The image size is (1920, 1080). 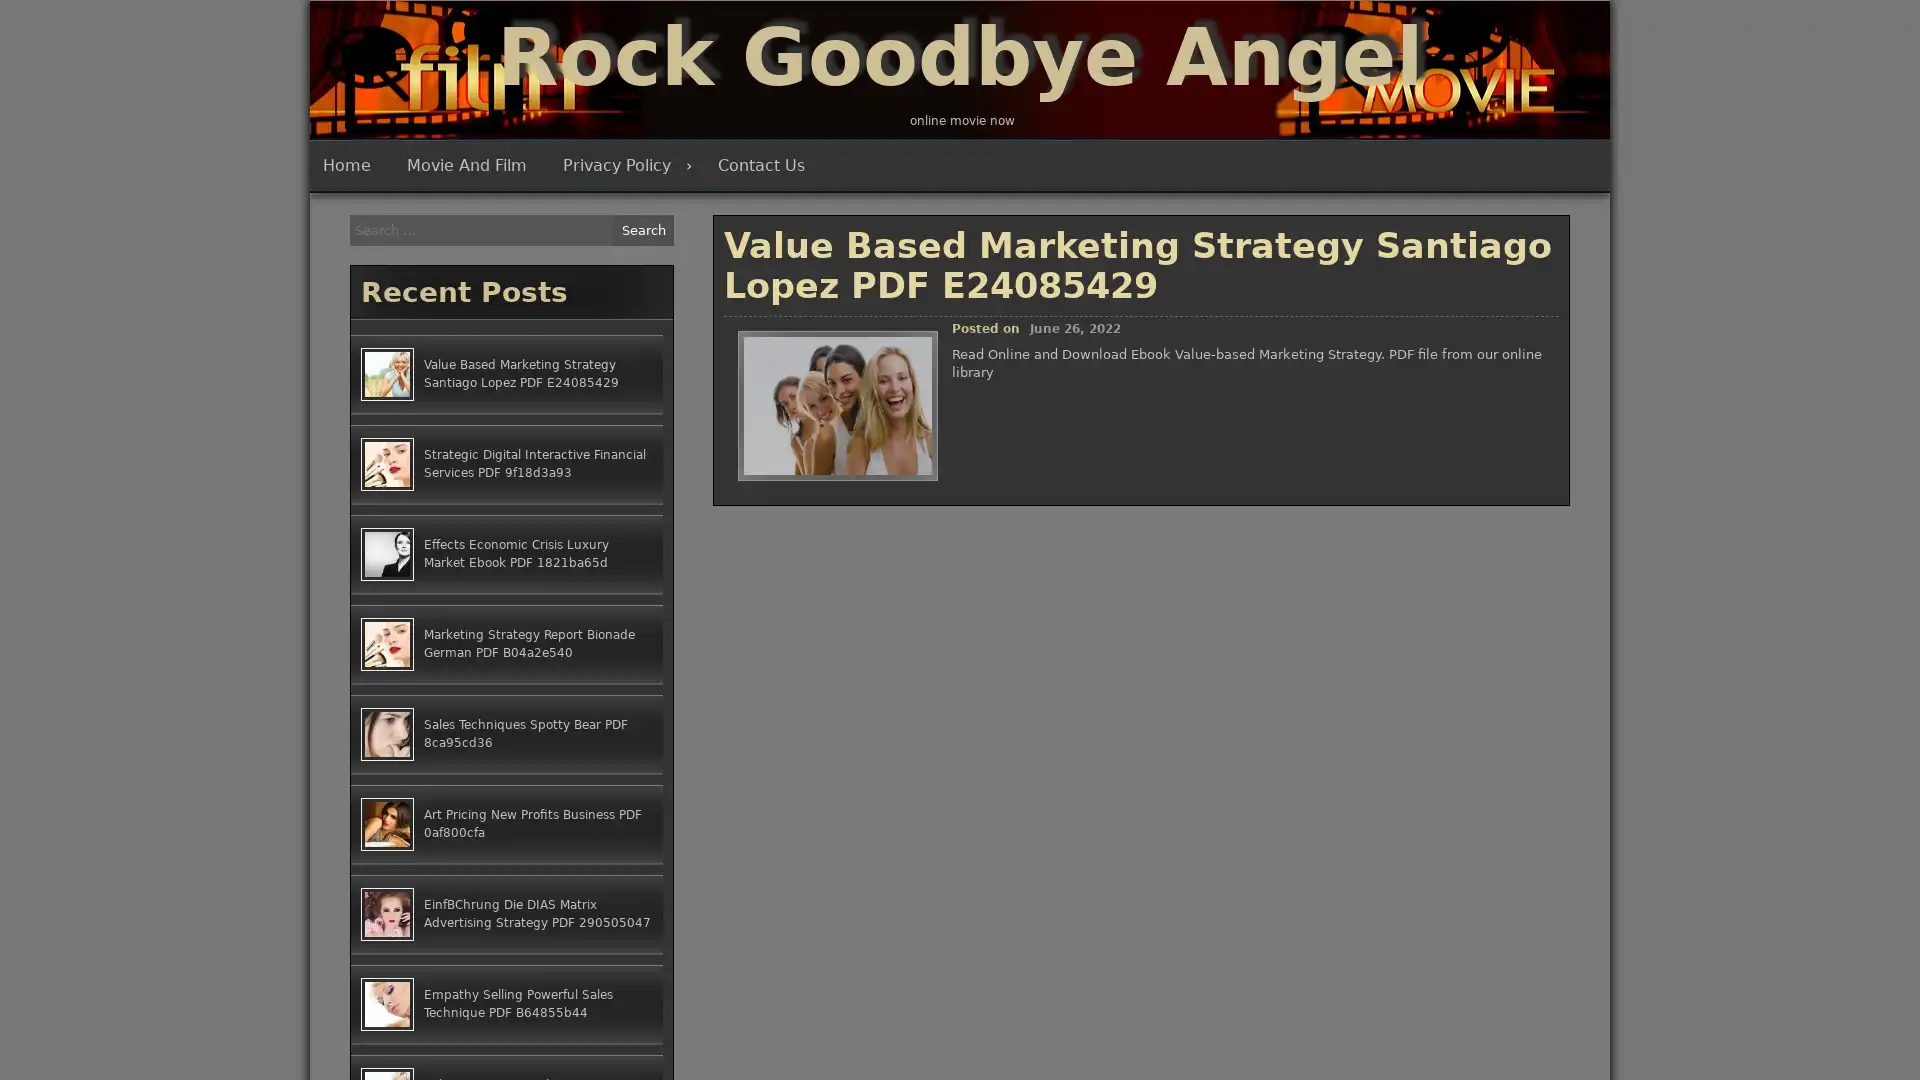 I want to click on Search, so click(x=643, y=229).